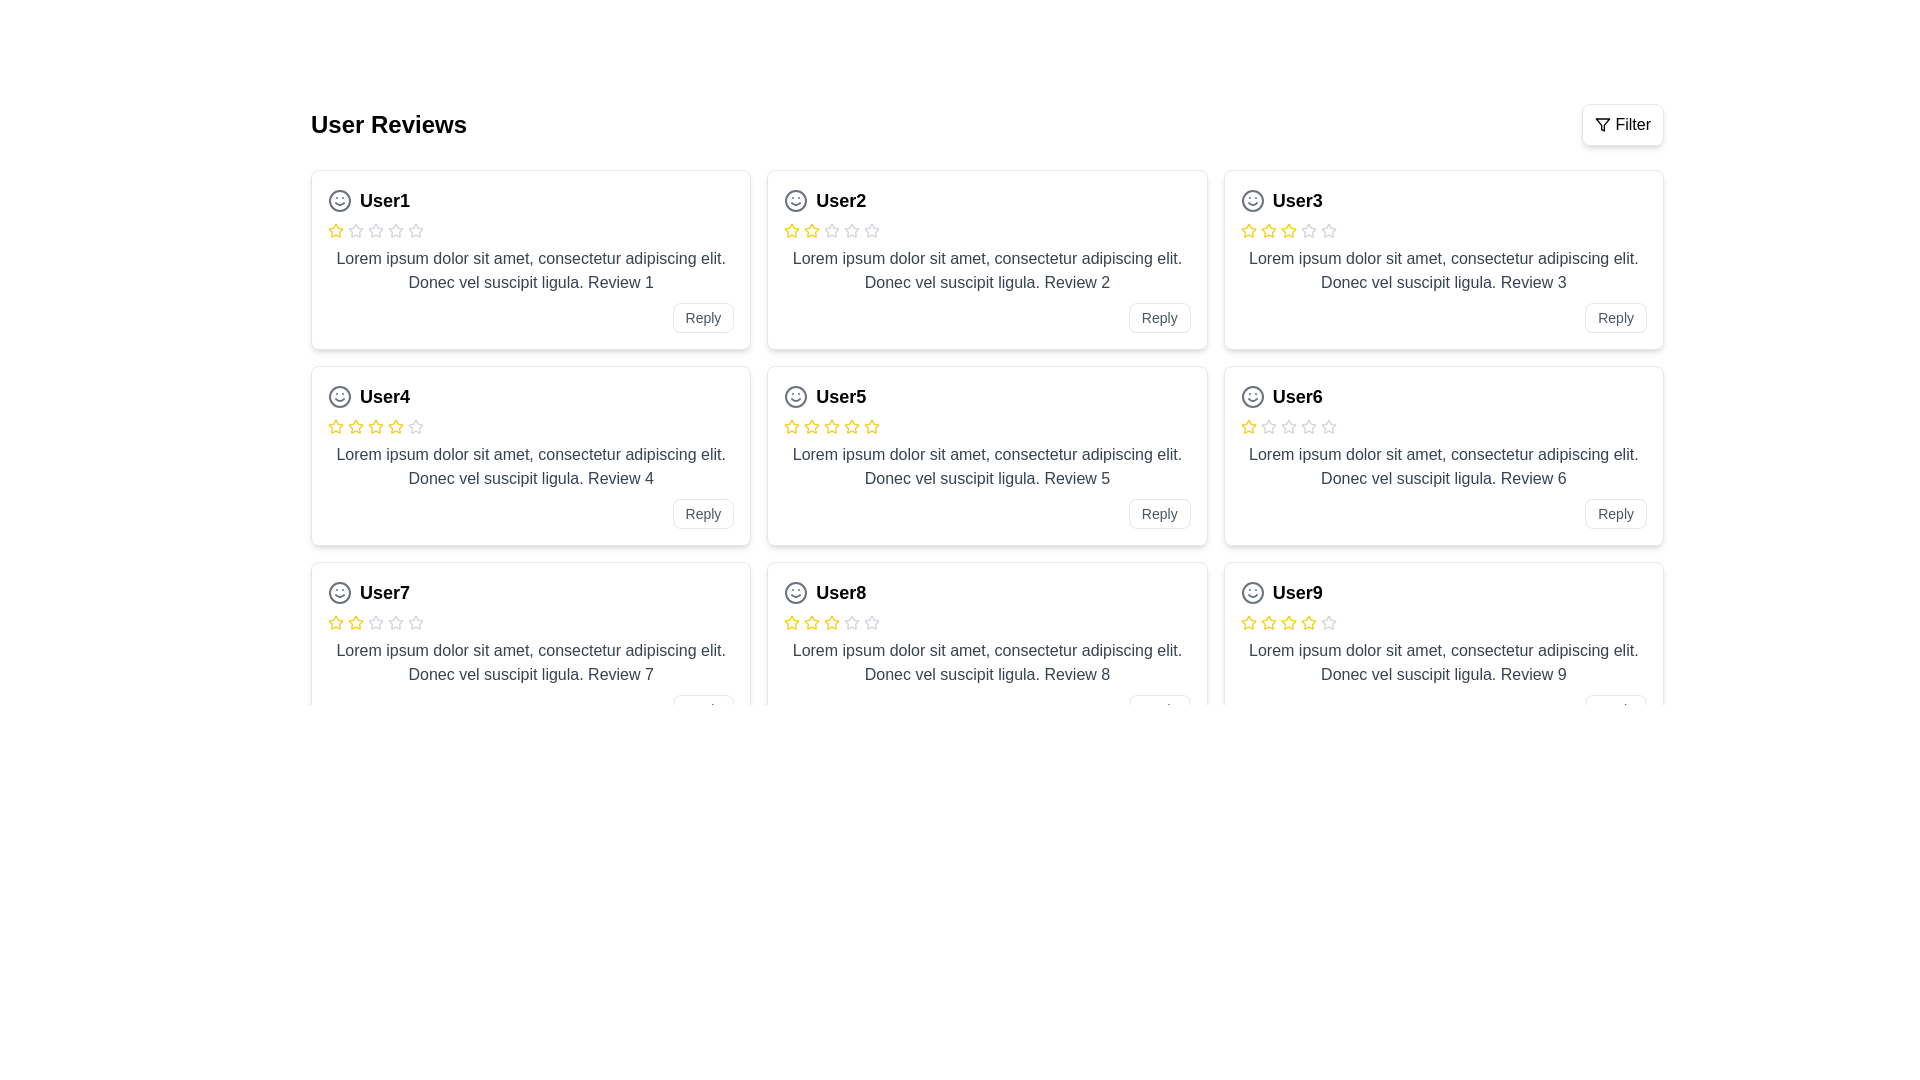 The height and width of the screenshot is (1080, 1920). What do you see at coordinates (1251, 397) in the screenshot?
I see `smiley face icon located at the upper-left corner of the review card for 'User6', which is styled in gray and features a minimalist design` at bounding box center [1251, 397].